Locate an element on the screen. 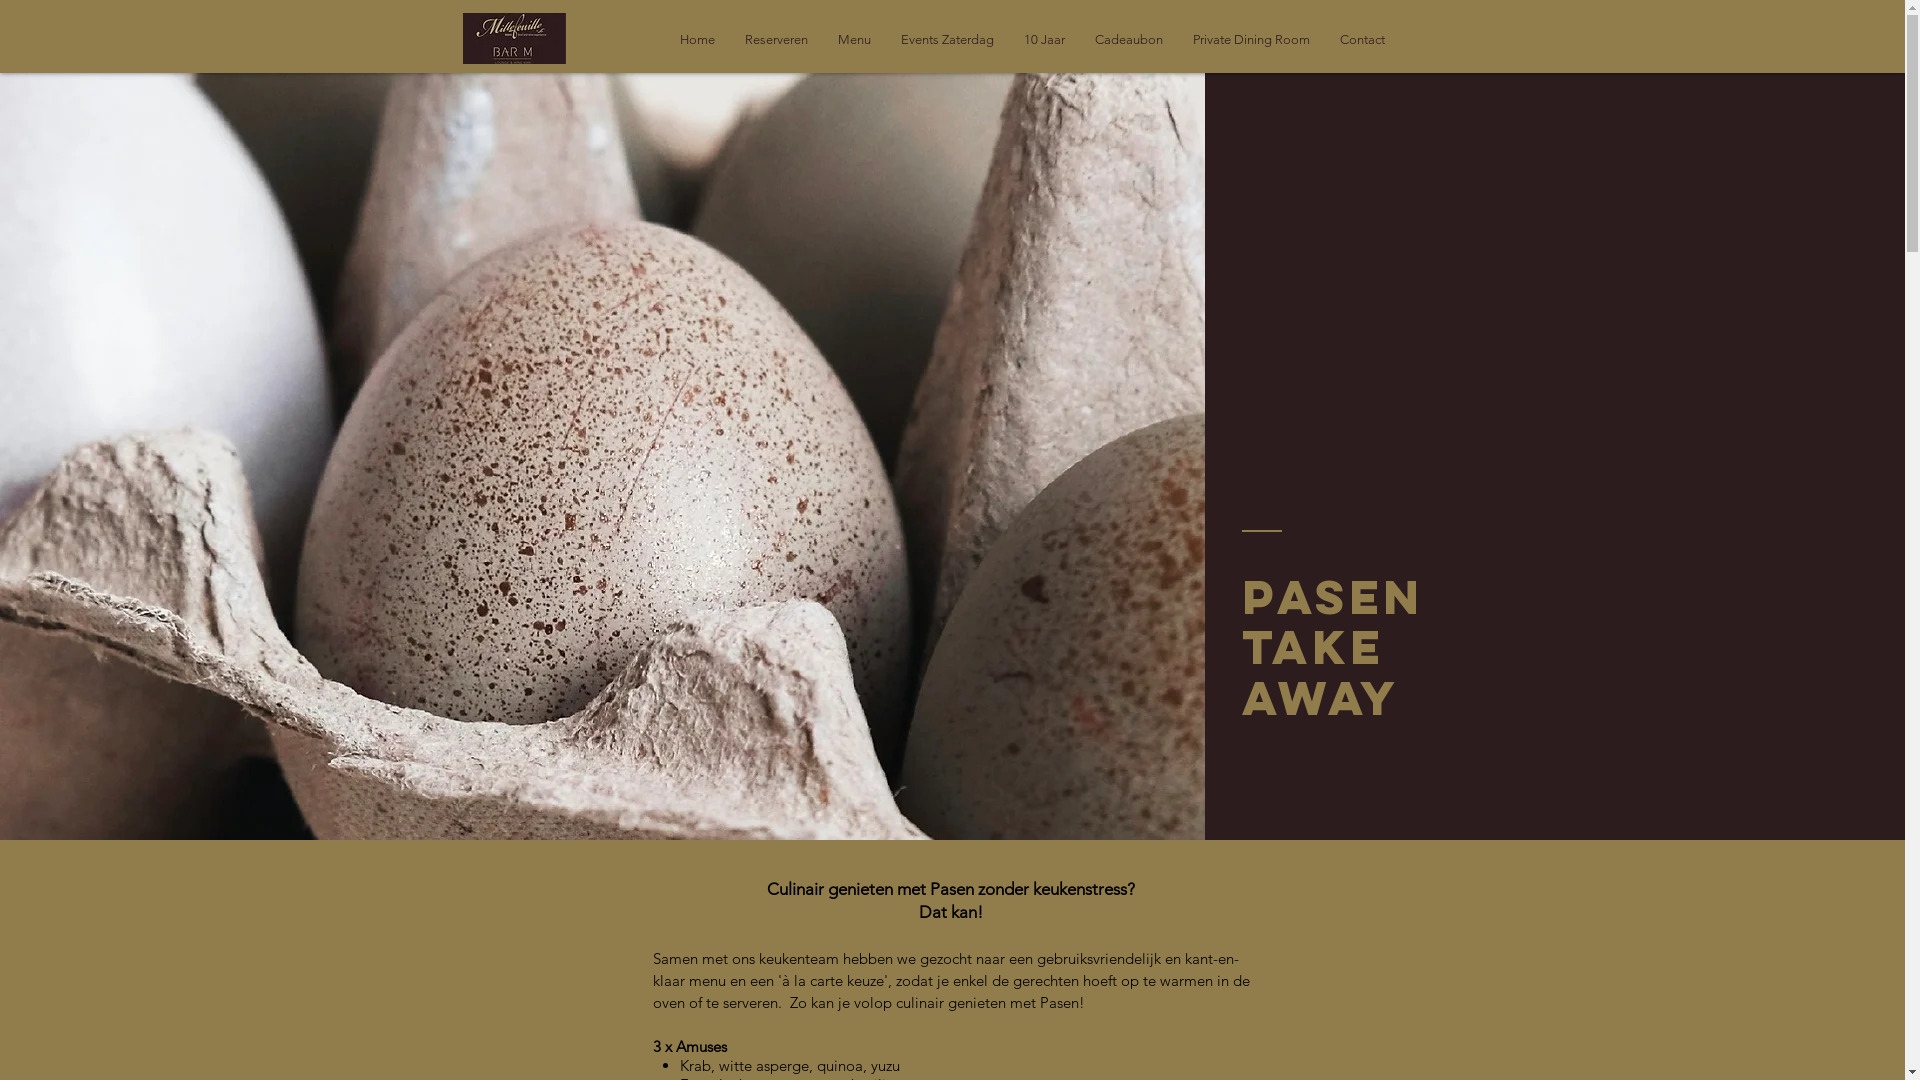 This screenshot has width=1920, height=1080. 'Reserveren' is located at coordinates (775, 39).